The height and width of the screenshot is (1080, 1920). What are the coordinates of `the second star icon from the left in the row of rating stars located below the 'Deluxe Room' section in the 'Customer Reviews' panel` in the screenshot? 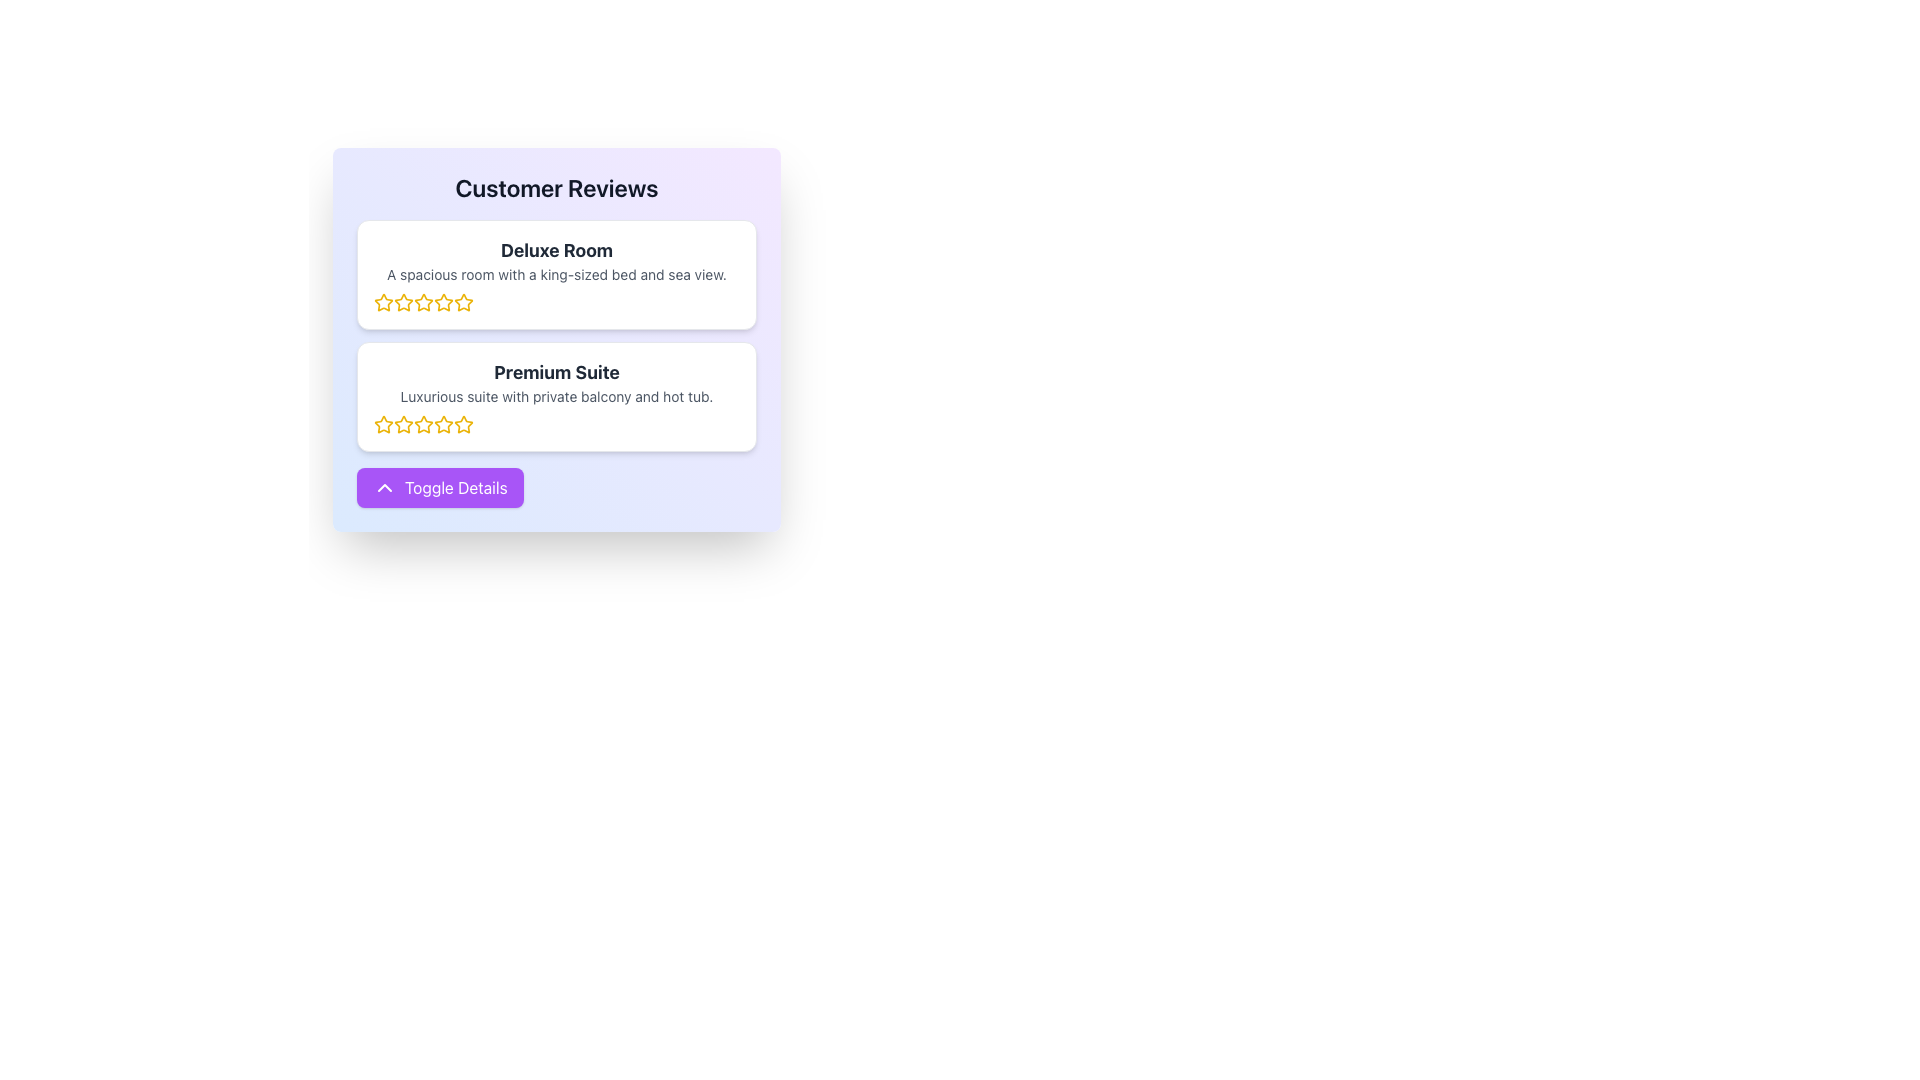 It's located at (422, 302).